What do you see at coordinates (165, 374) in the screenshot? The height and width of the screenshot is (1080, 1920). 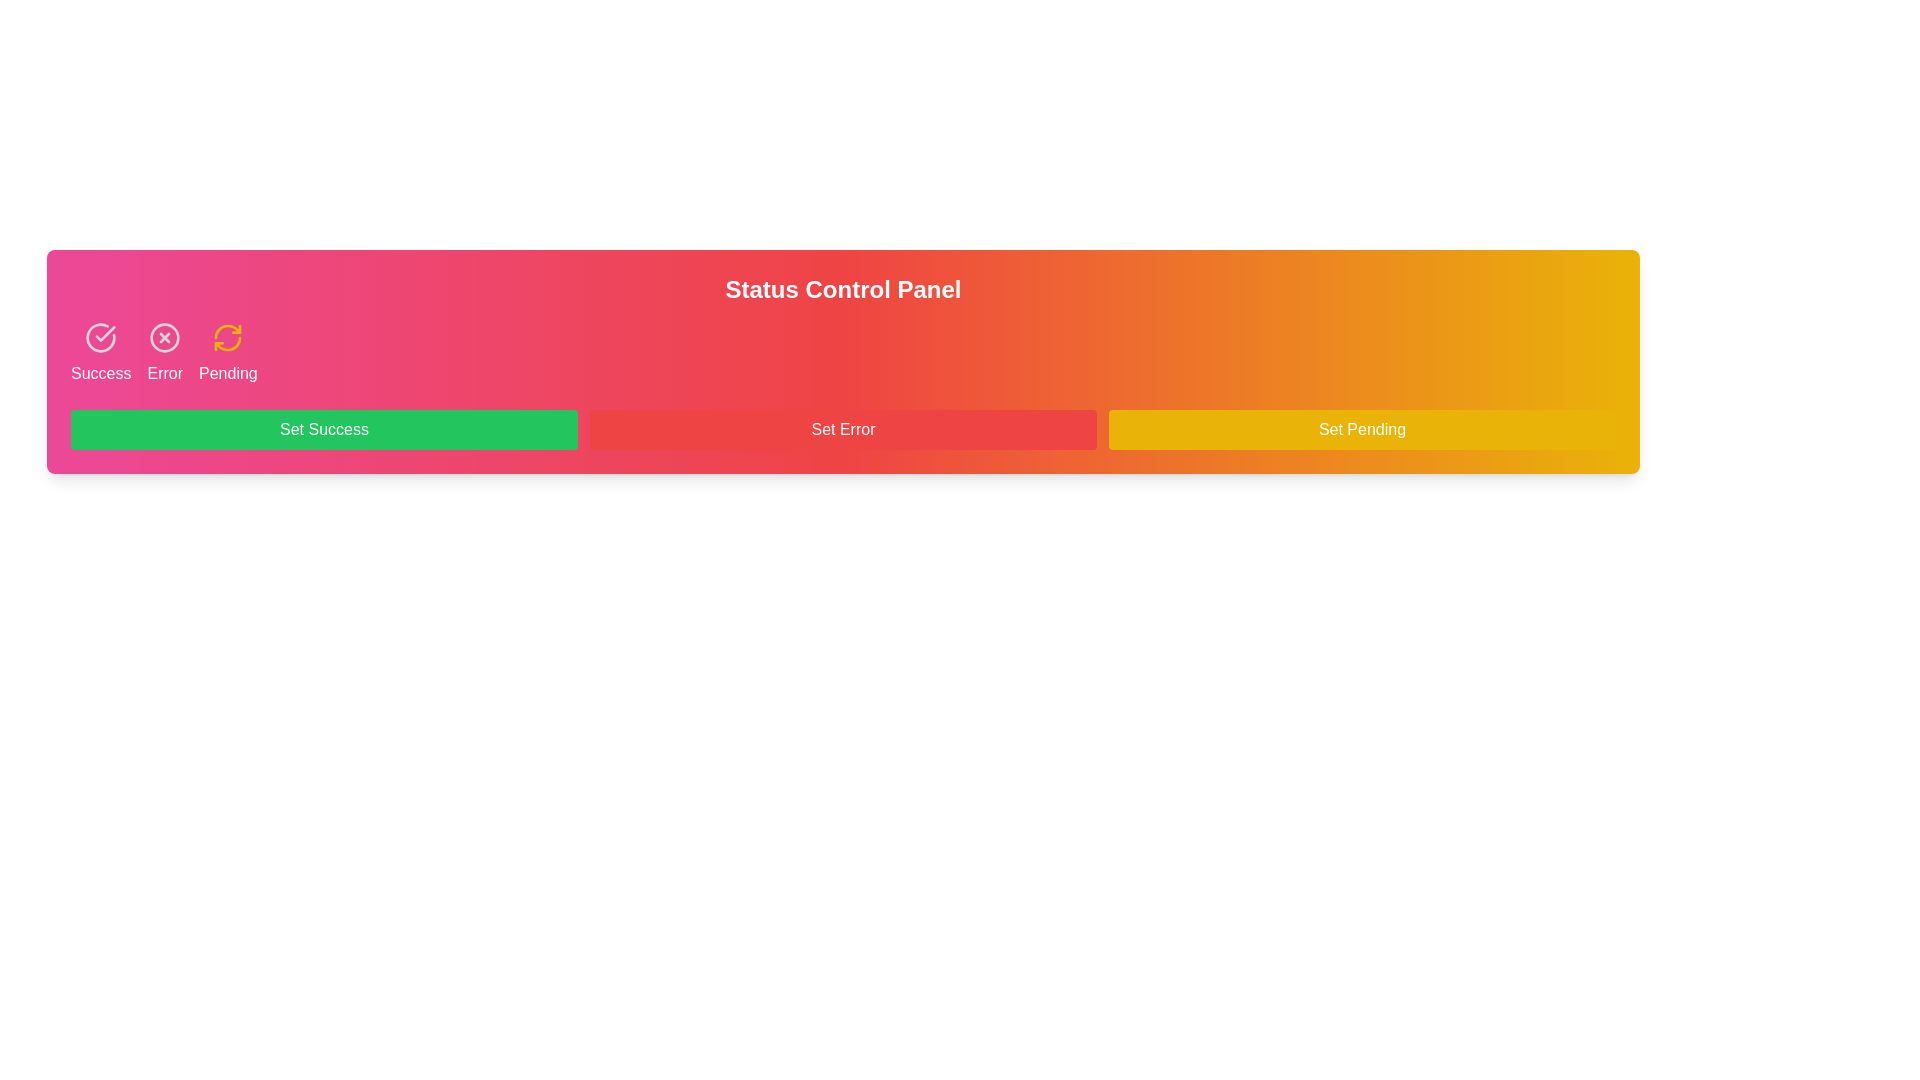 I see `the text label displaying 'Error', which is bold and centered beneath an 'X' icon in a pinkish gradient box, located in the middle segment of the top area of the panel` at bounding box center [165, 374].